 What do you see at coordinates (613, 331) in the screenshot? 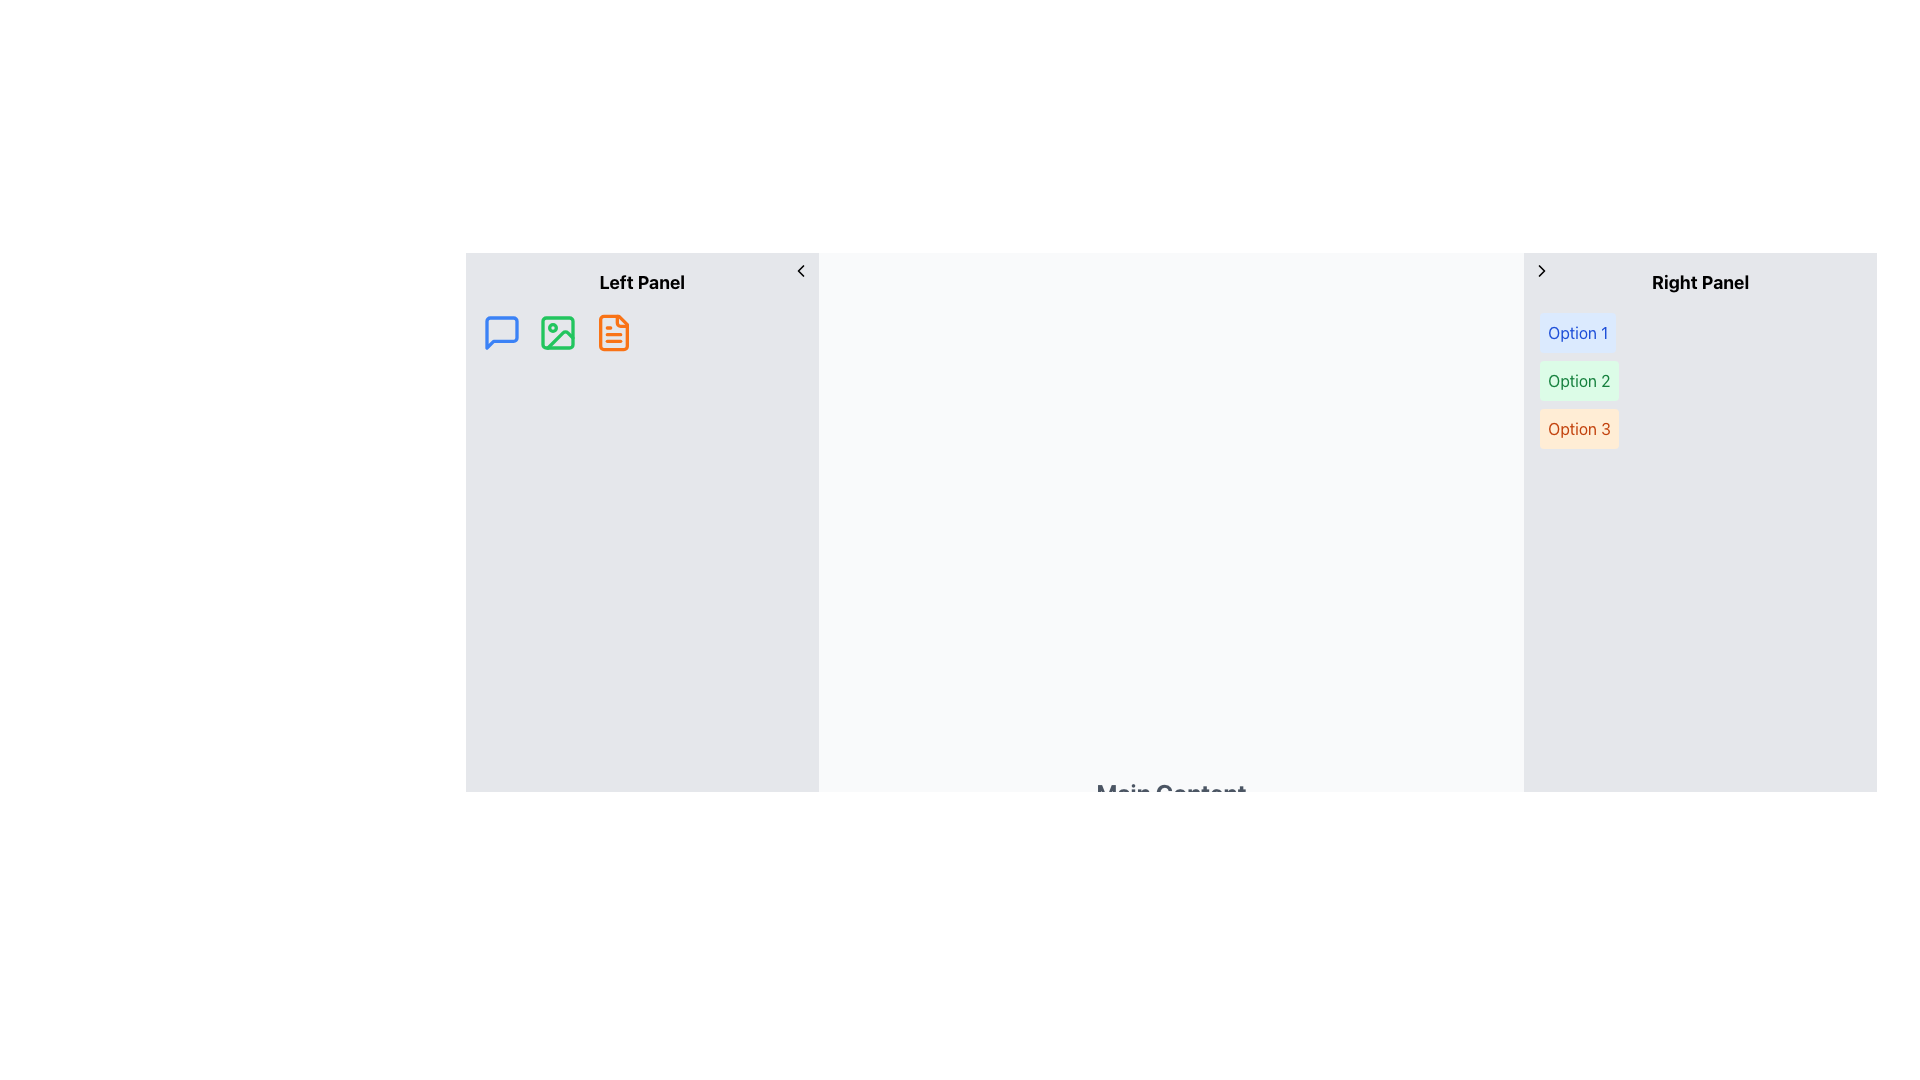
I see `the third icon in the vertical arrangement of the 'Left Panel' section to initiate file/document functionality` at bounding box center [613, 331].